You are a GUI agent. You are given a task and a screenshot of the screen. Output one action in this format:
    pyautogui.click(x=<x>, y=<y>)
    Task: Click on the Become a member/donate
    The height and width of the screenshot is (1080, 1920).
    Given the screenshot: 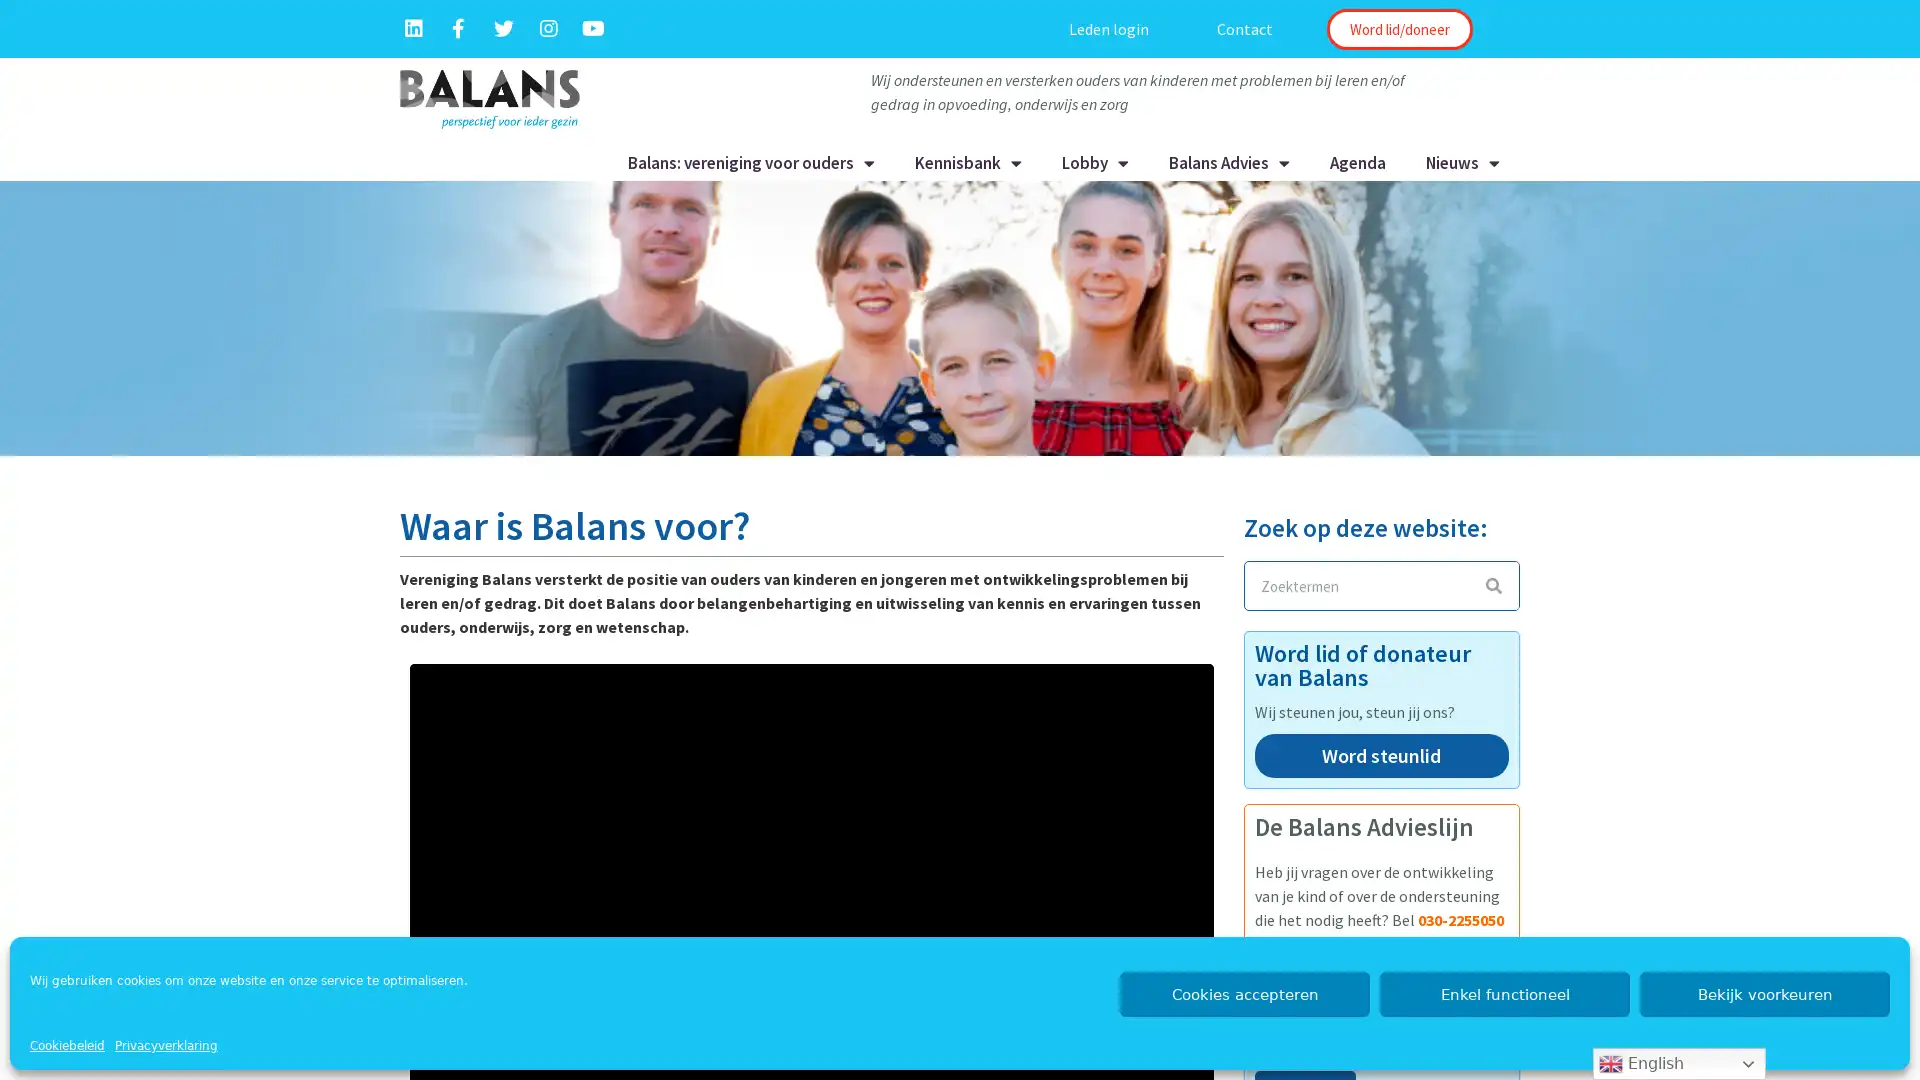 What is the action you would take?
    pyautogui.click(x=1397, y=29)
    